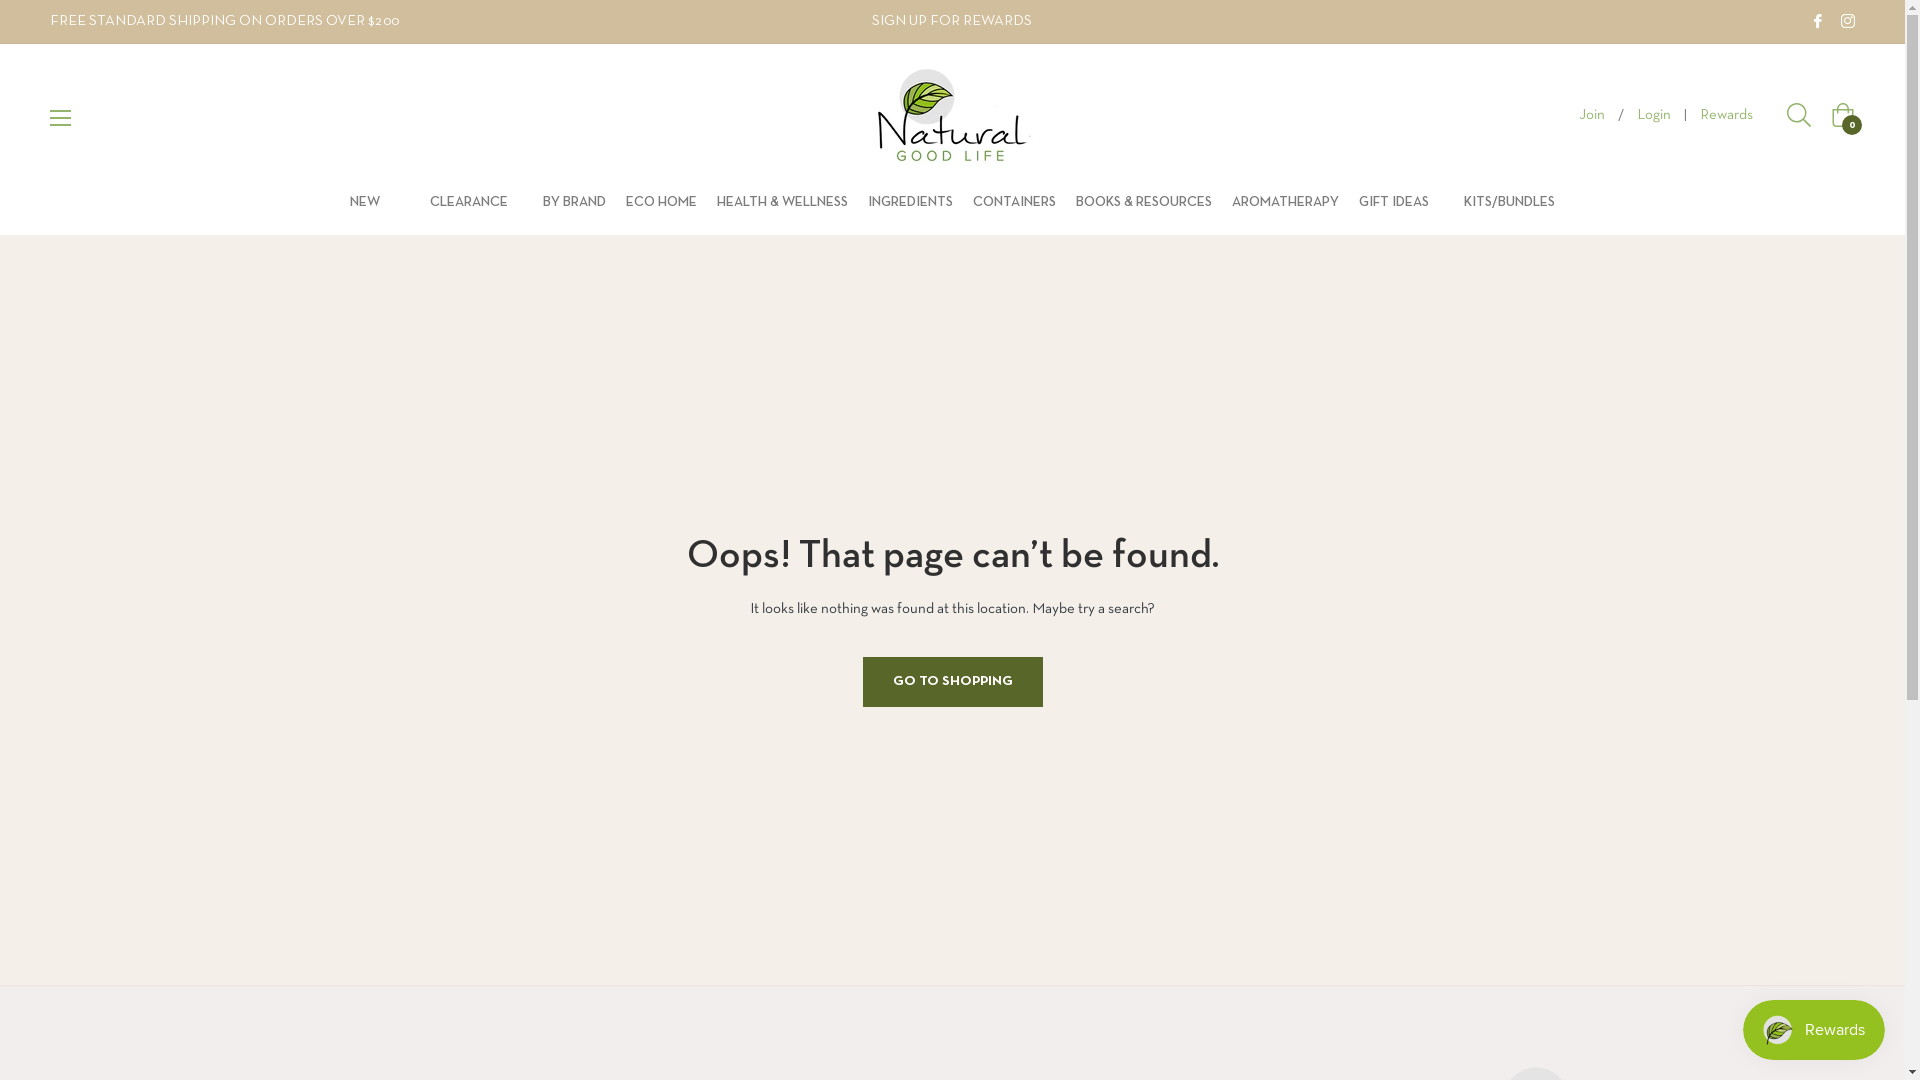  I want to click on 'CONTAINERS', so click(1014, 202).